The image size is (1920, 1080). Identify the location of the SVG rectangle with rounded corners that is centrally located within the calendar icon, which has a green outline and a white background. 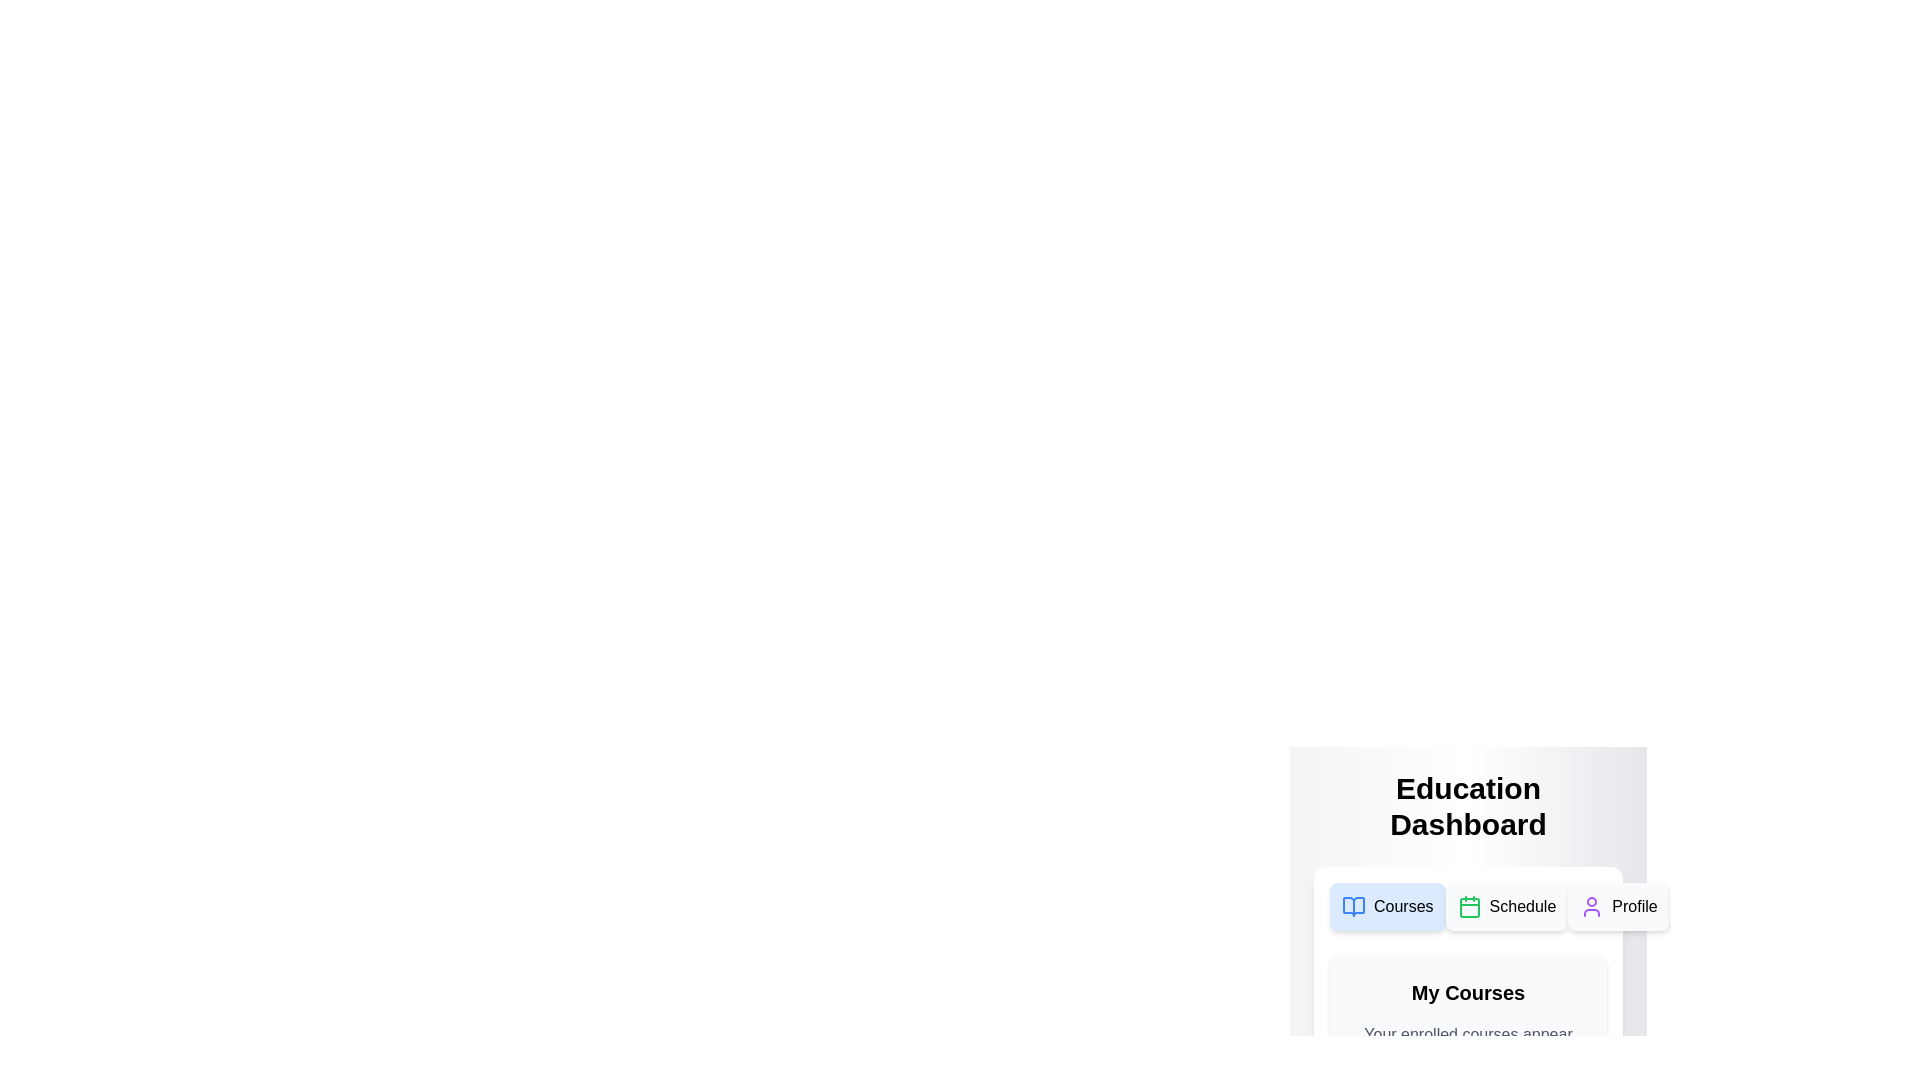
(1469, 907).